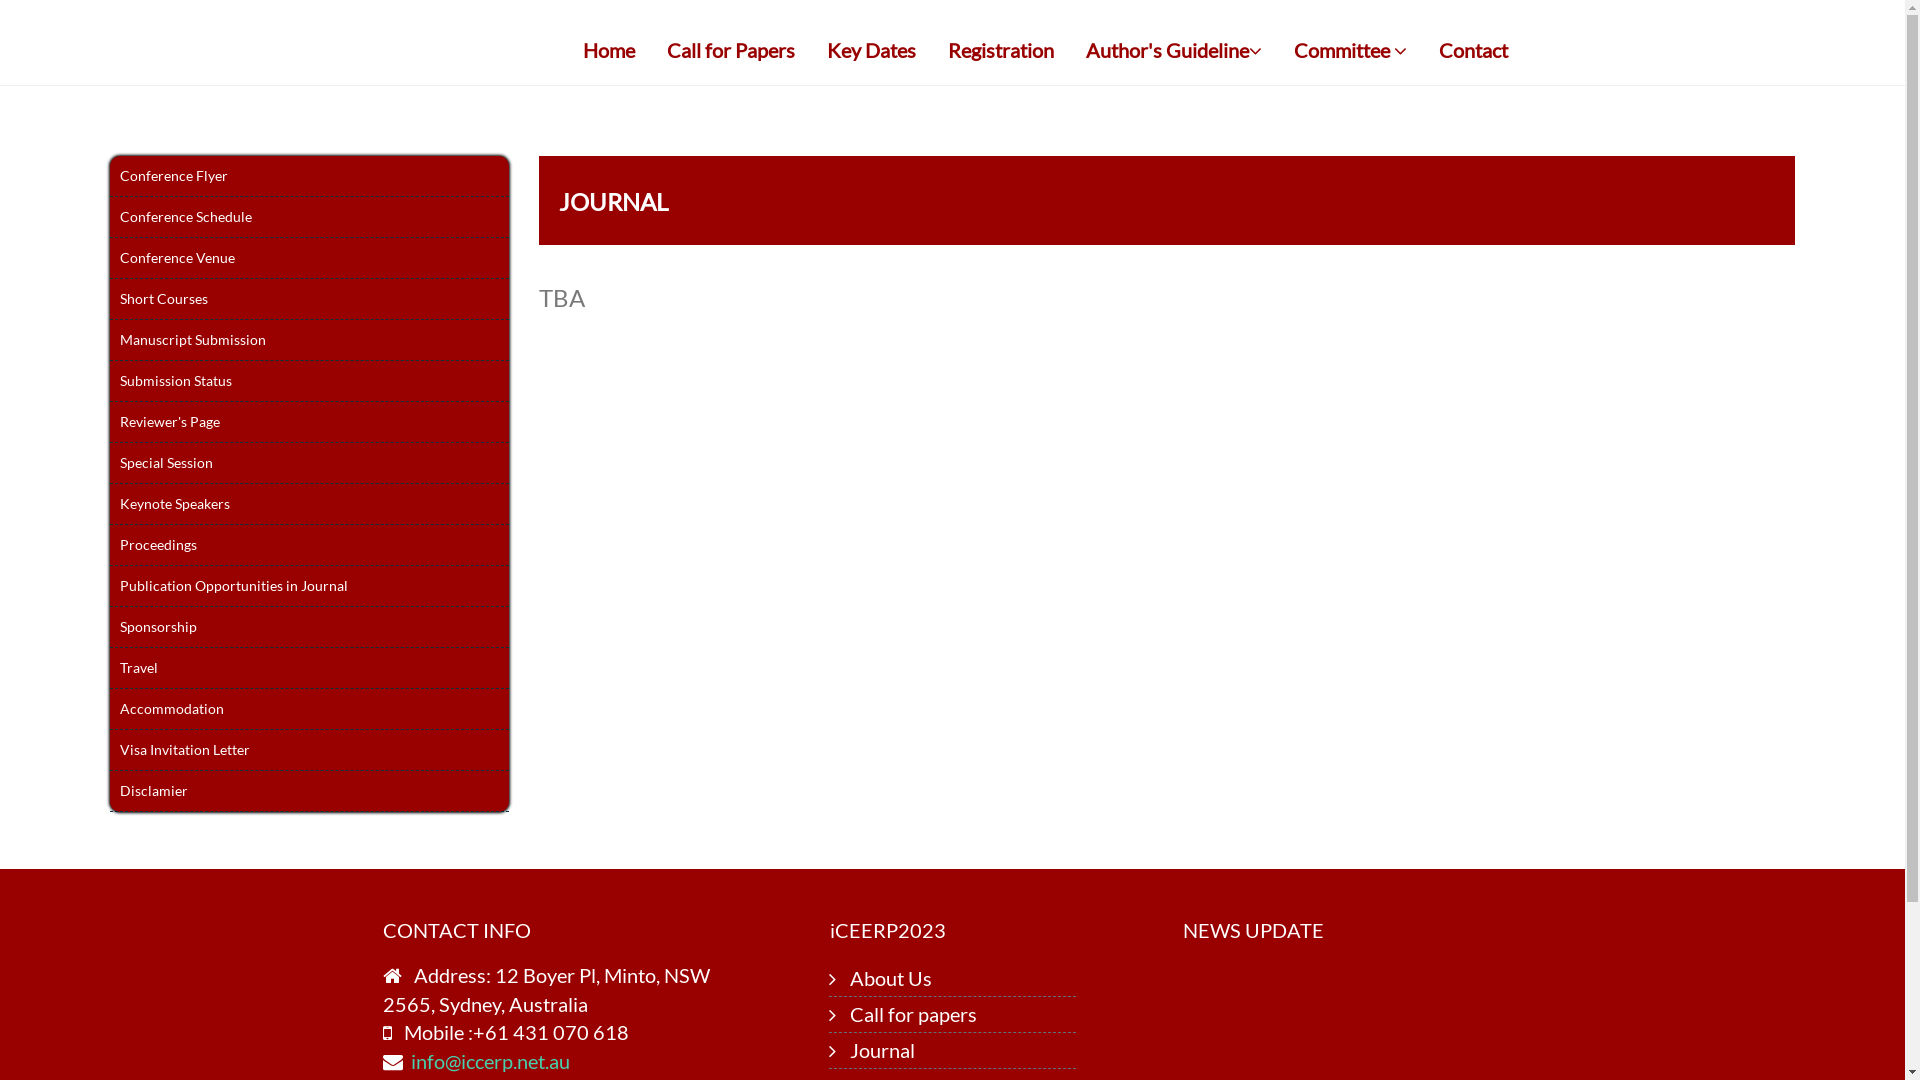 The width and height of the screenshot is (1920, 1080). What do you see at coordinates (308, 626) in the screenshot?
I see `'Sponsorship'` at bounding box center [308, 626].